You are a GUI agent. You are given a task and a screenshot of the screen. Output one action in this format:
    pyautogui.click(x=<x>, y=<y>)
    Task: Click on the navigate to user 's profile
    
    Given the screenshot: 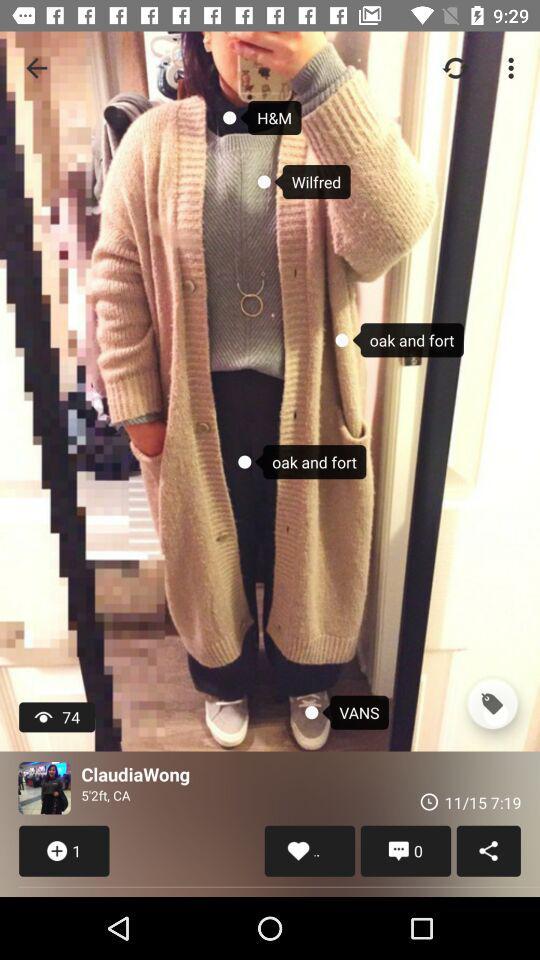 What is the action you would take?
    pyautogui.click(x=44, y=788)
    